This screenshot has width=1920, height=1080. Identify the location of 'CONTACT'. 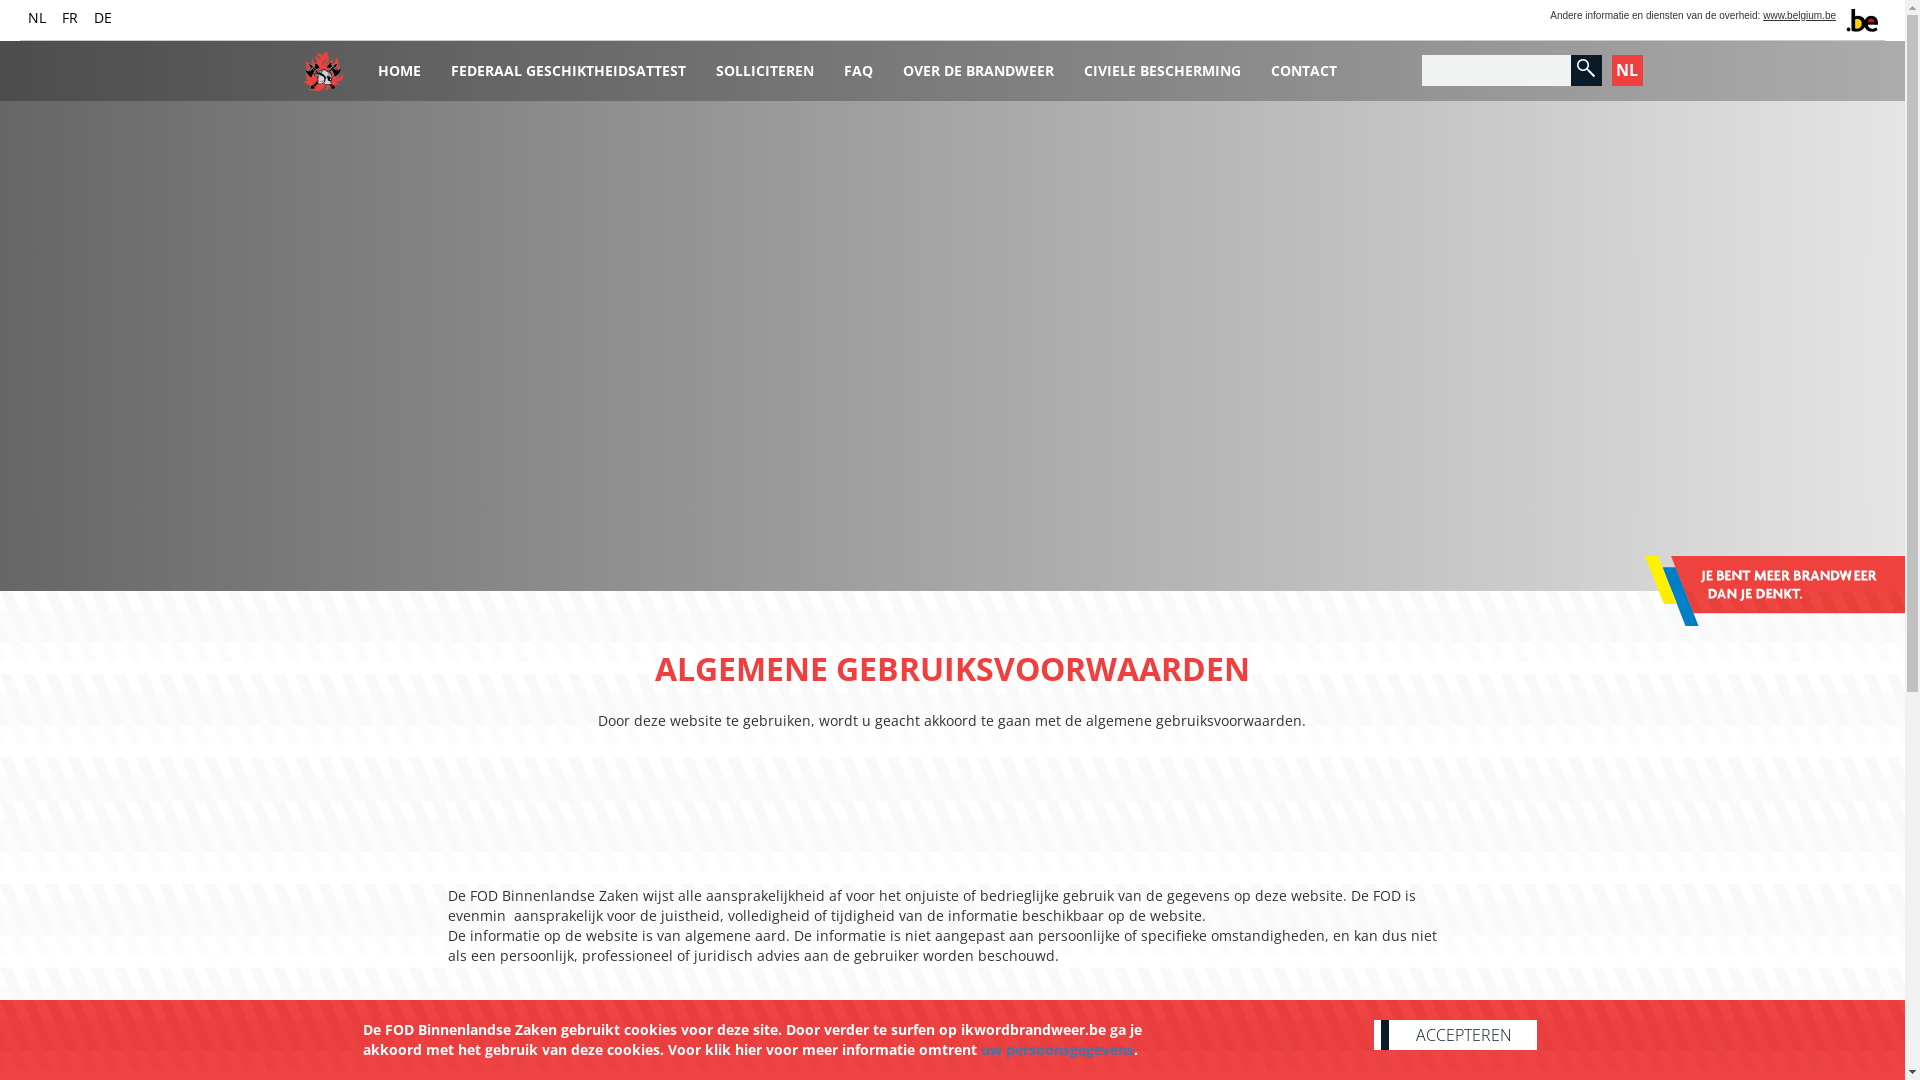
(1304, 63).